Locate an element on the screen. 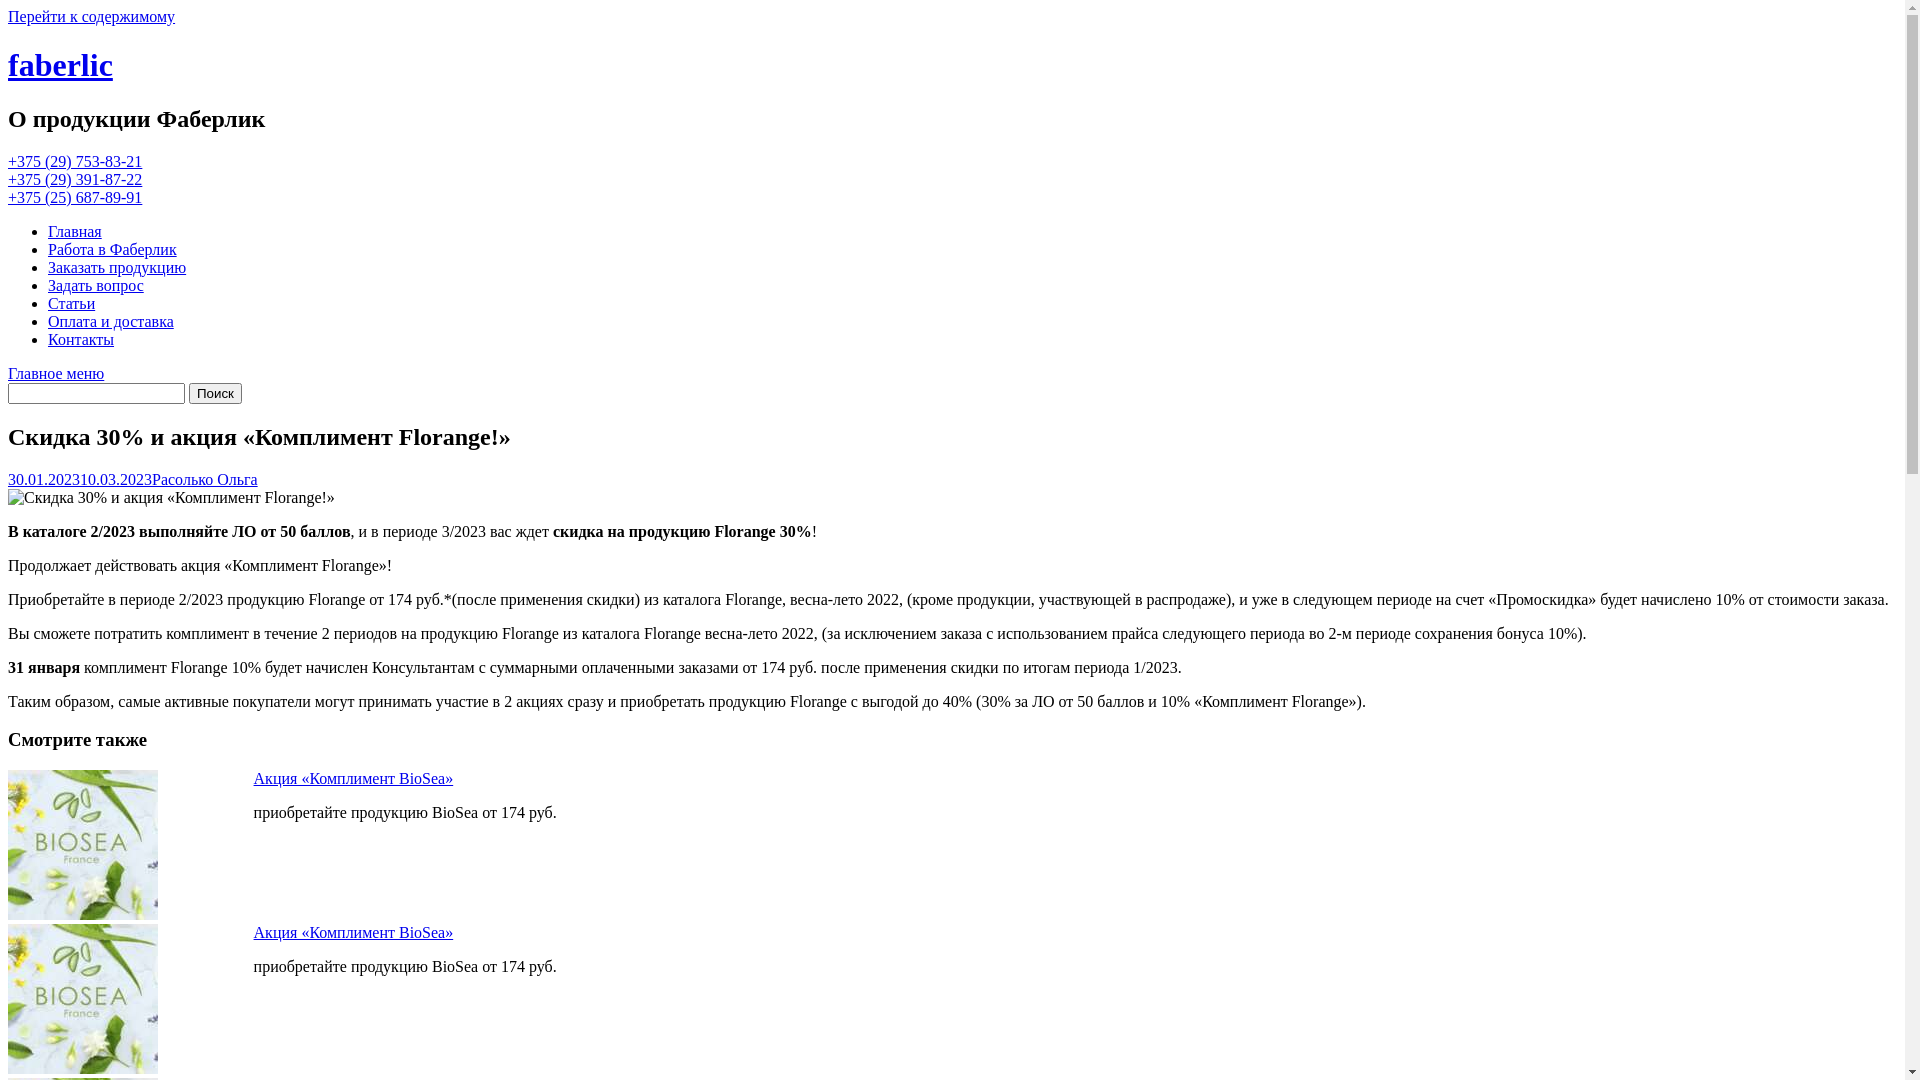 This screenshot has height=1080, width=1920. '+375 (25) 687-89-91' is located at coordinates (75, 197).